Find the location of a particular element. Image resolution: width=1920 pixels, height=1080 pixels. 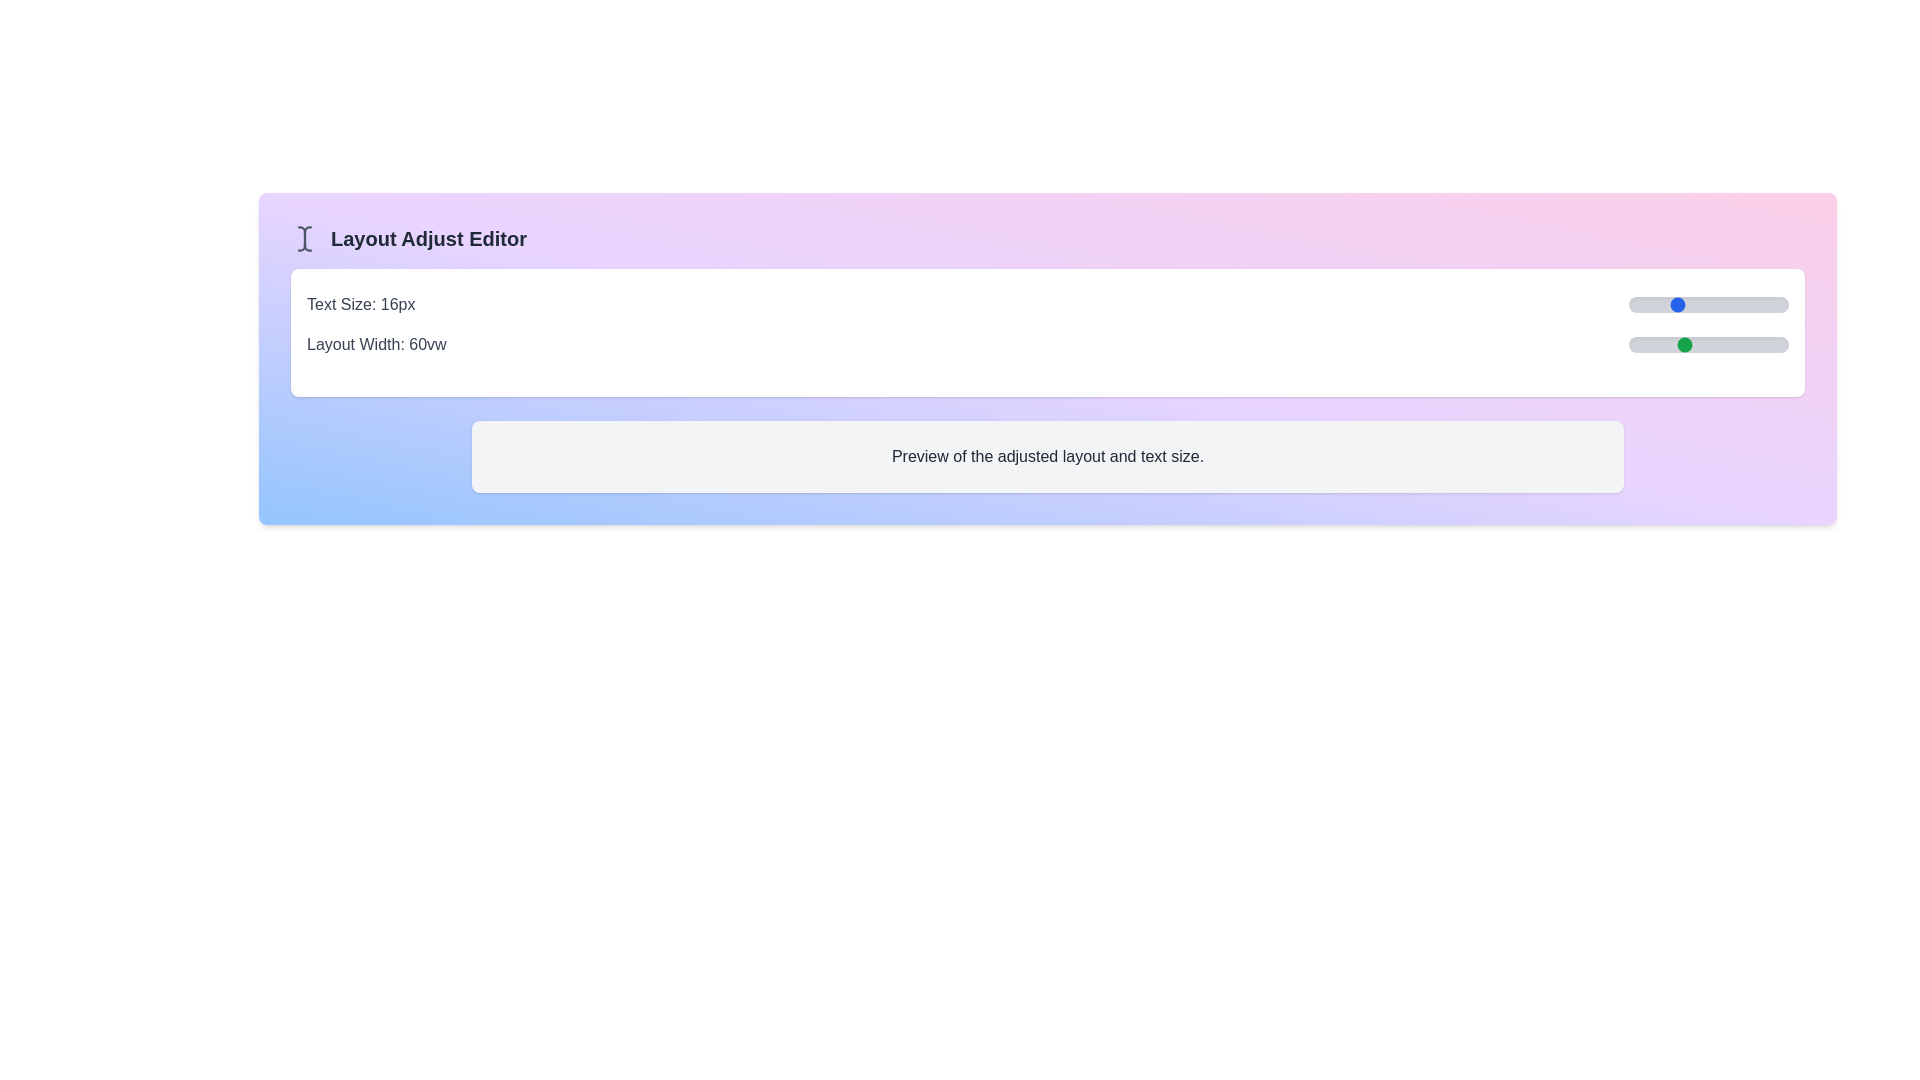

the slider is located at coordinates (1640, 304).